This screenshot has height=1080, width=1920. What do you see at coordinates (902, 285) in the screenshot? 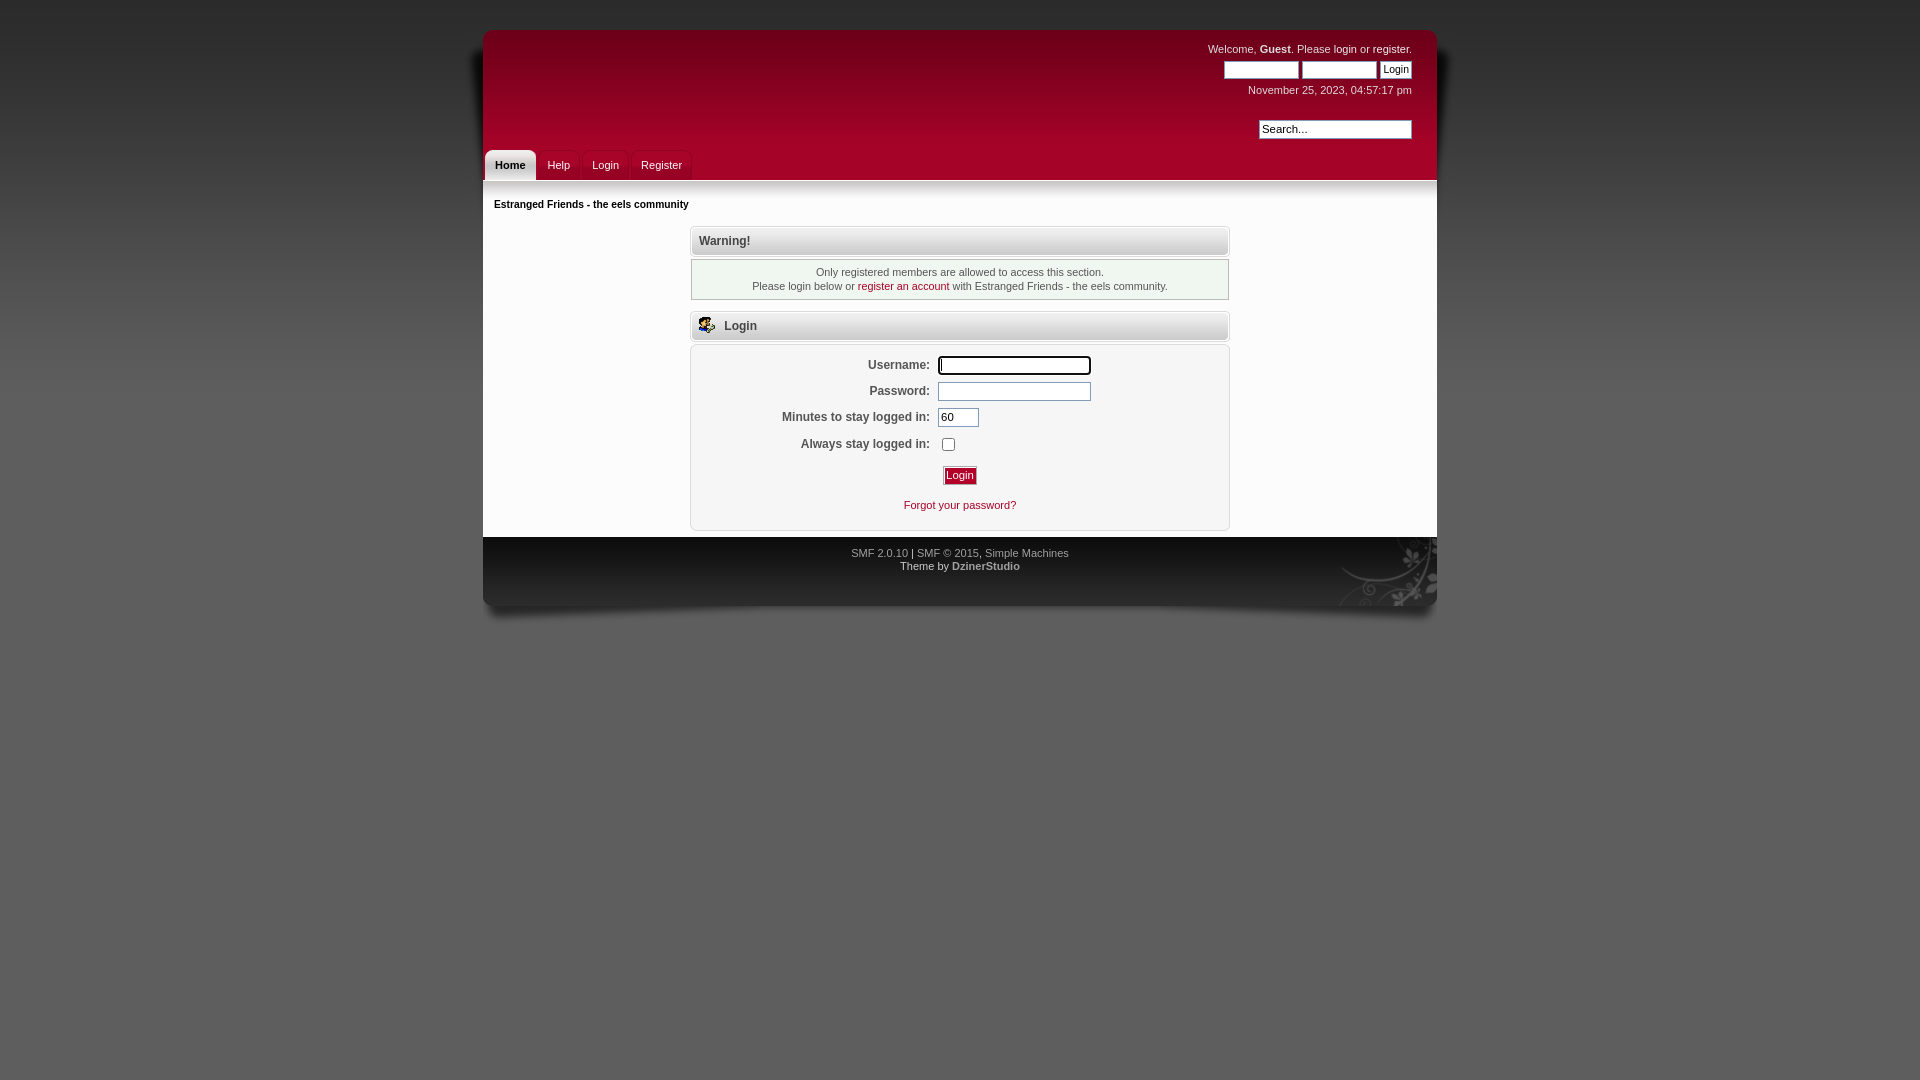
I see `'register an account'` at bounding box center [902, 285].